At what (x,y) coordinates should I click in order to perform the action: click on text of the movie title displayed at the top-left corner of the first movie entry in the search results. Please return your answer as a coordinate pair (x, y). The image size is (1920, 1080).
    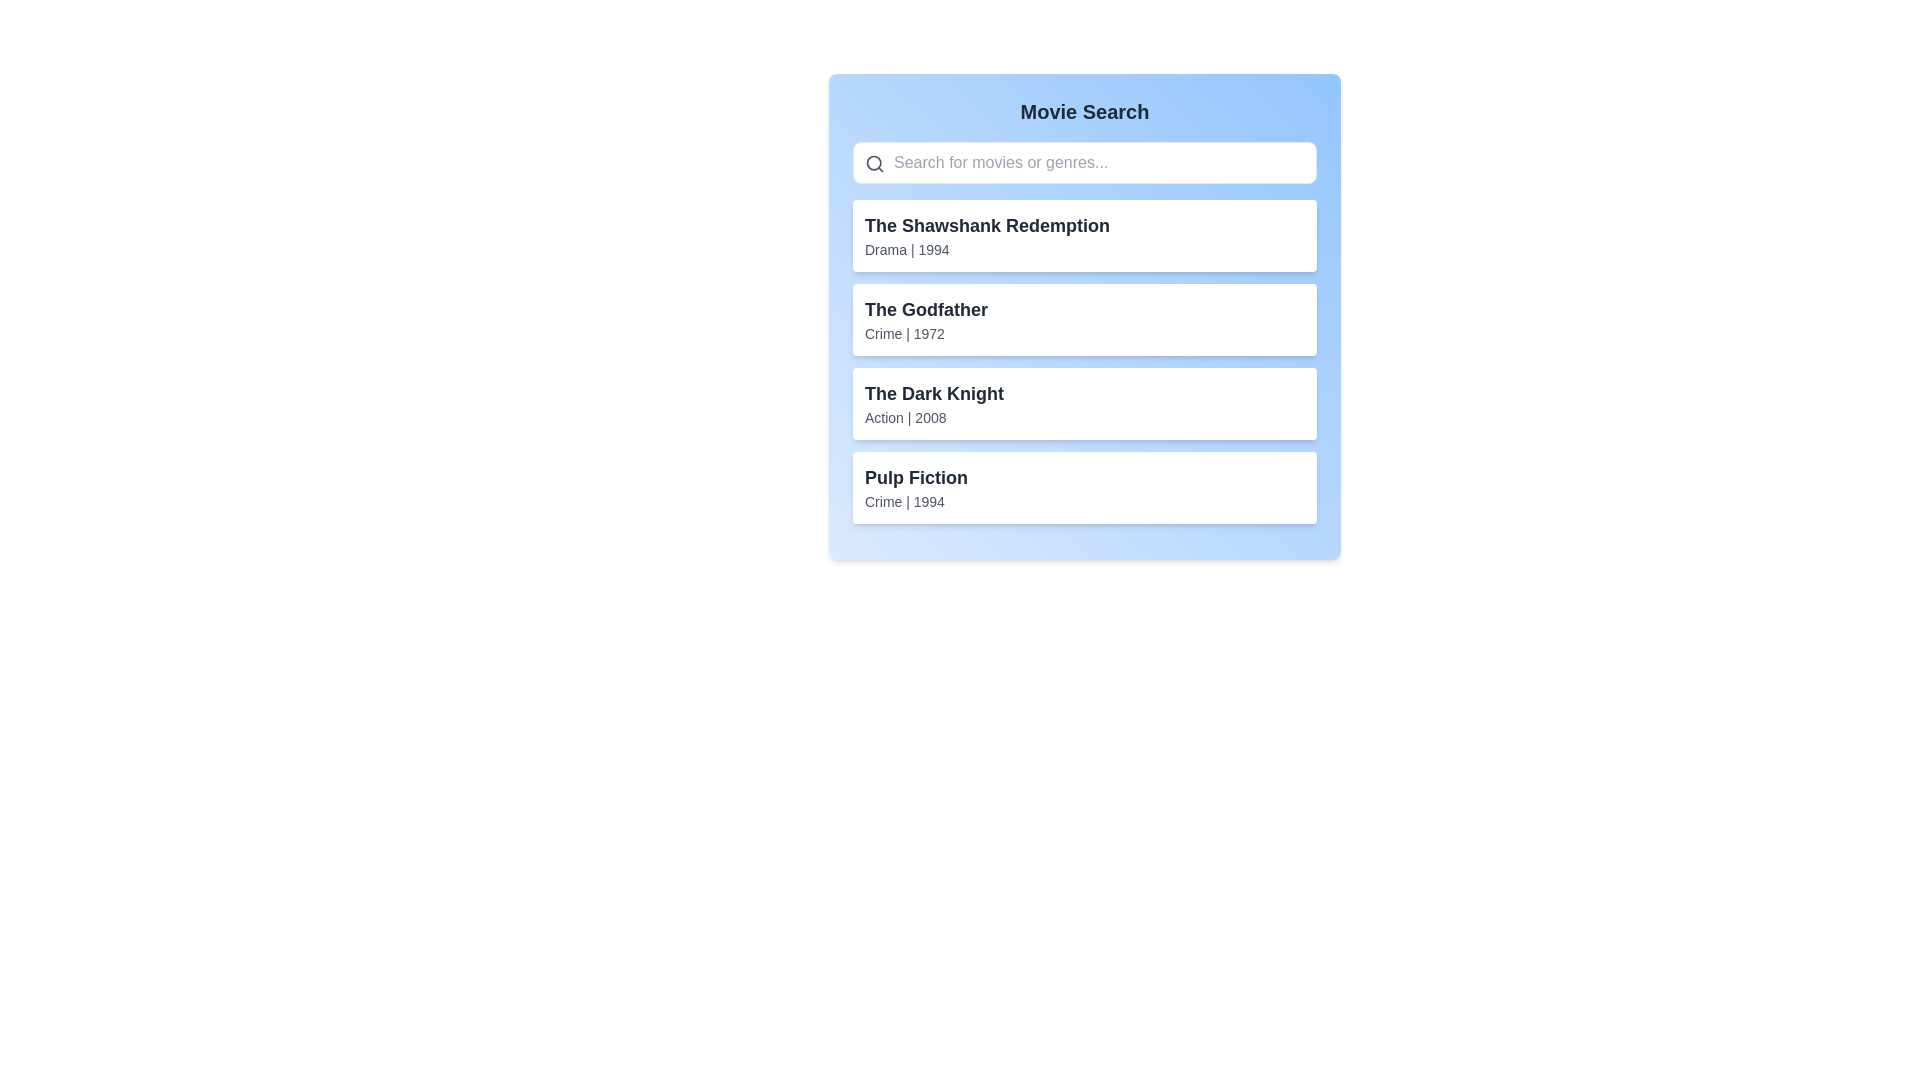
    Looking at the image, I should click on (987, 225).